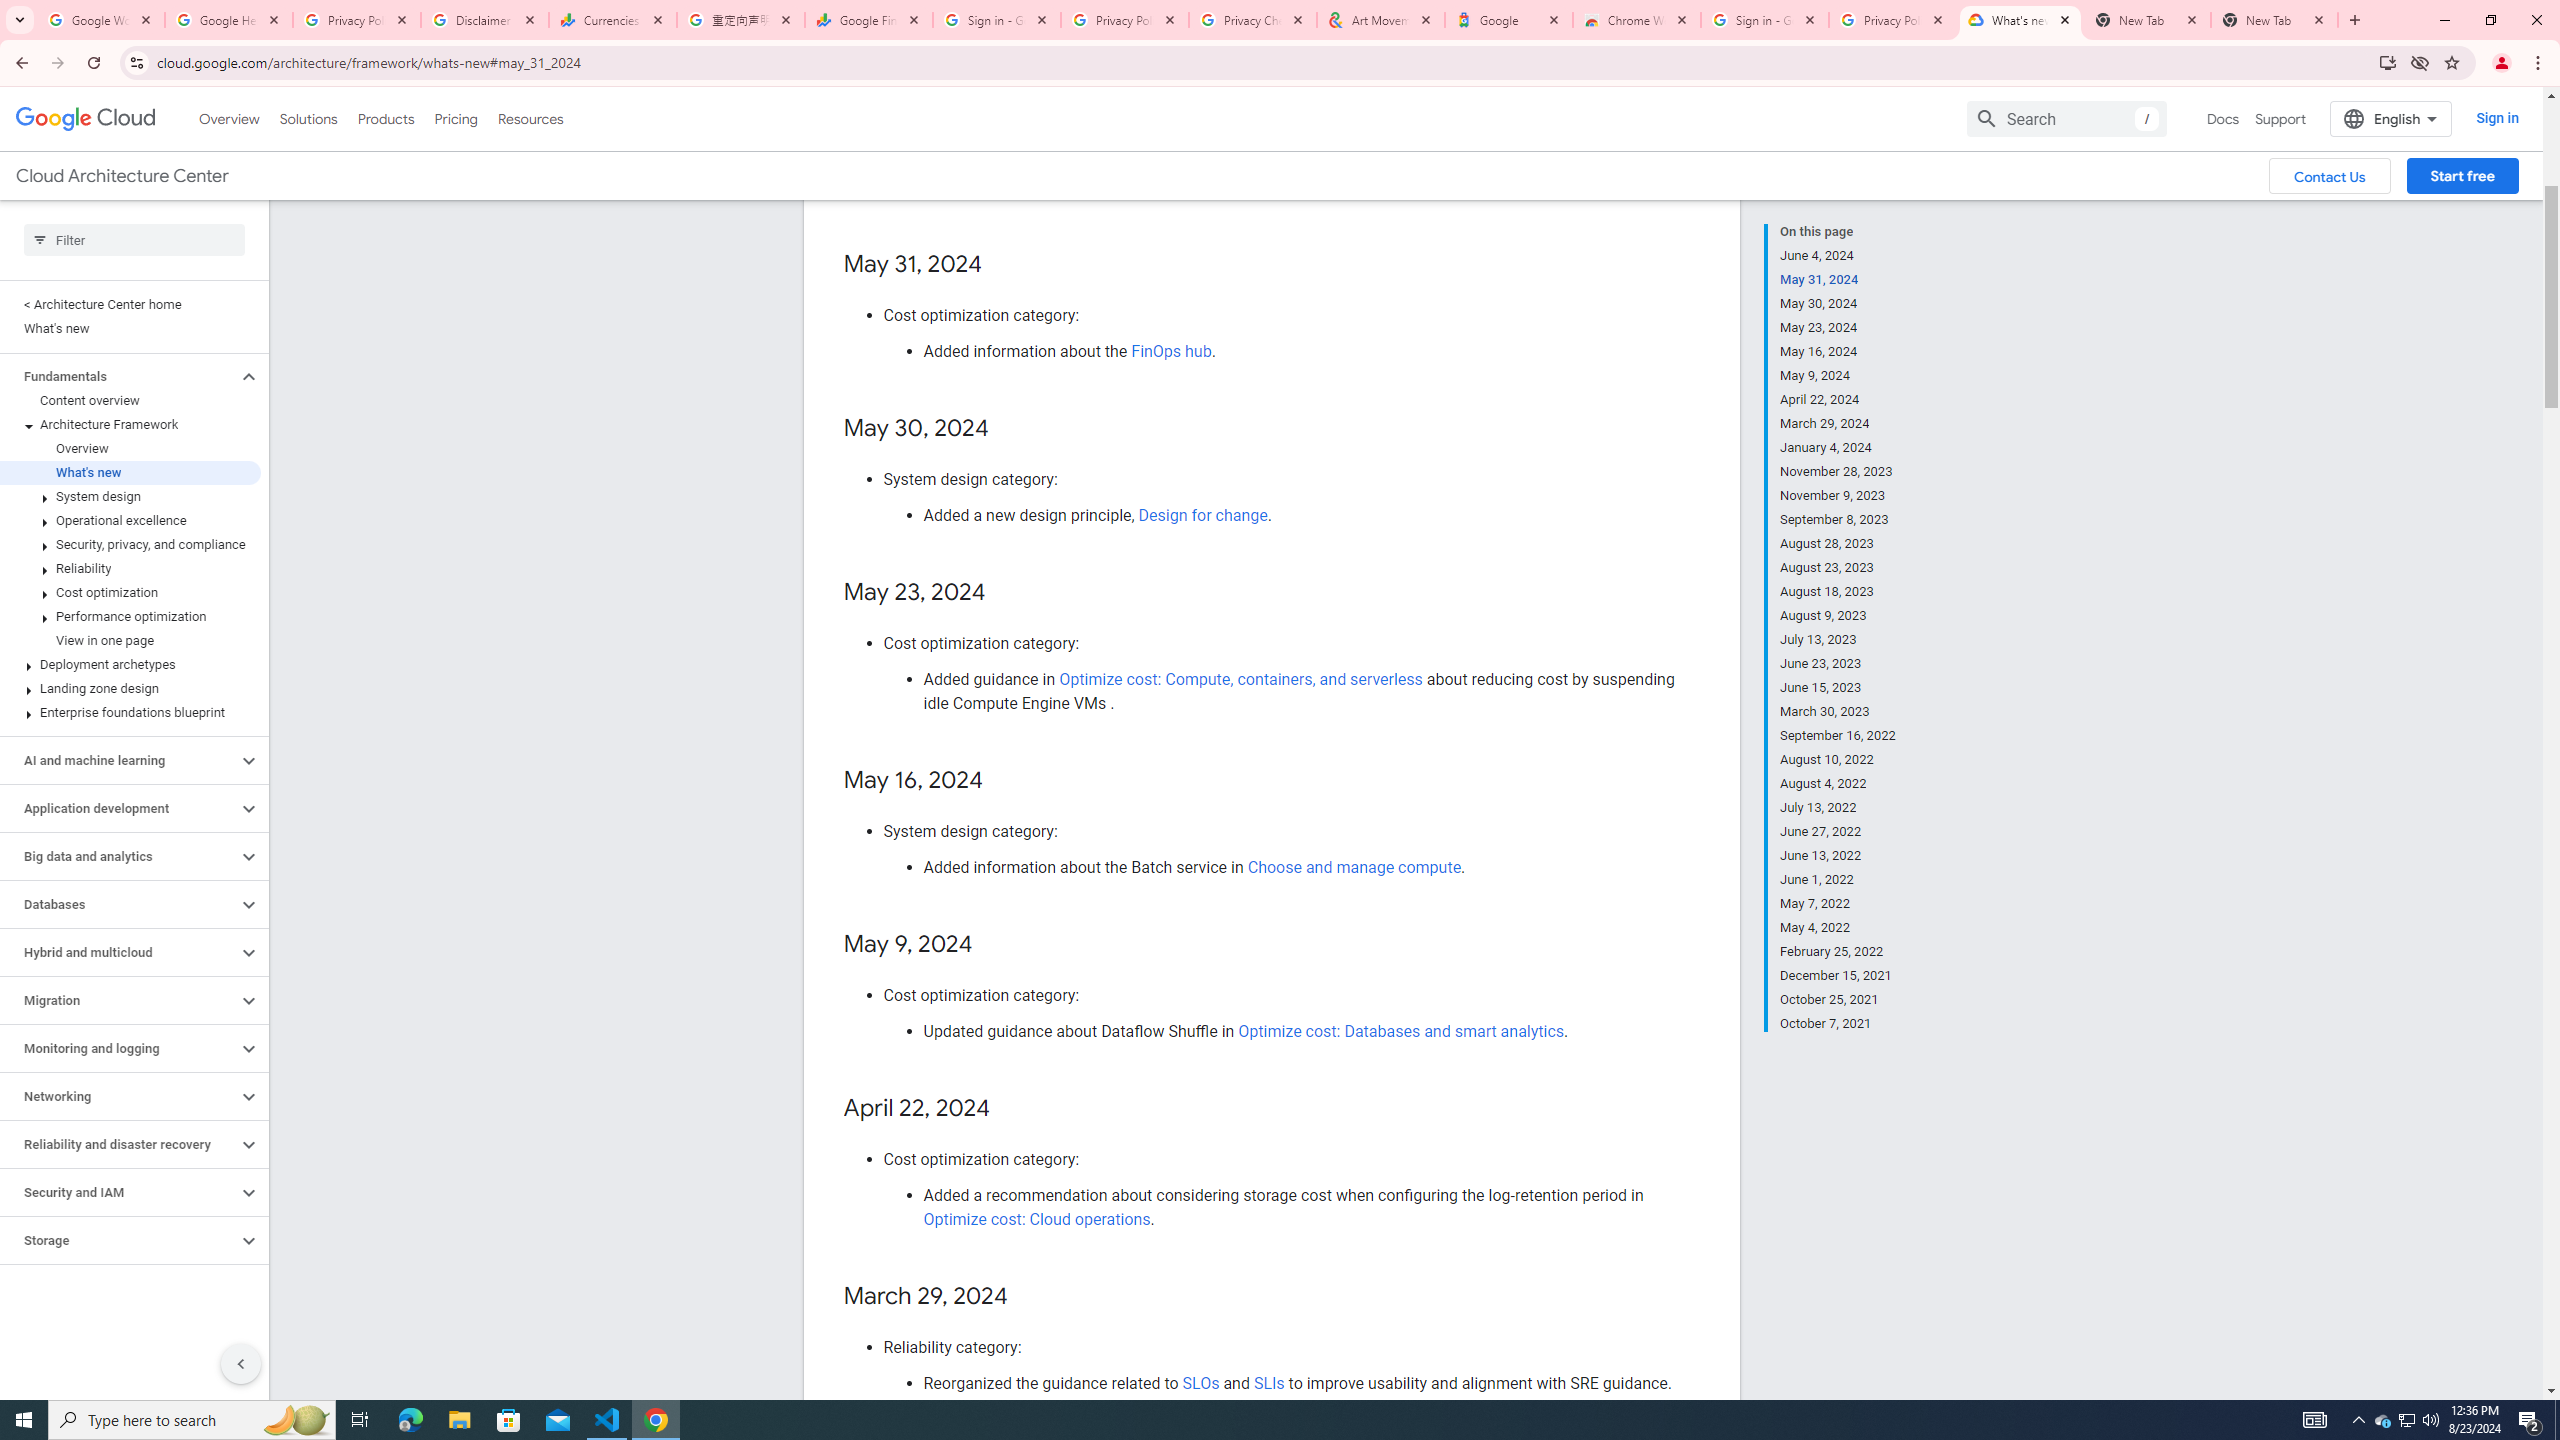 Image resolution: width=2560 pixels, height=1440 pixels. Describe the element at coordinates (240, 1363) in the screenshot. I see `'Hide side navigation'` at that location.